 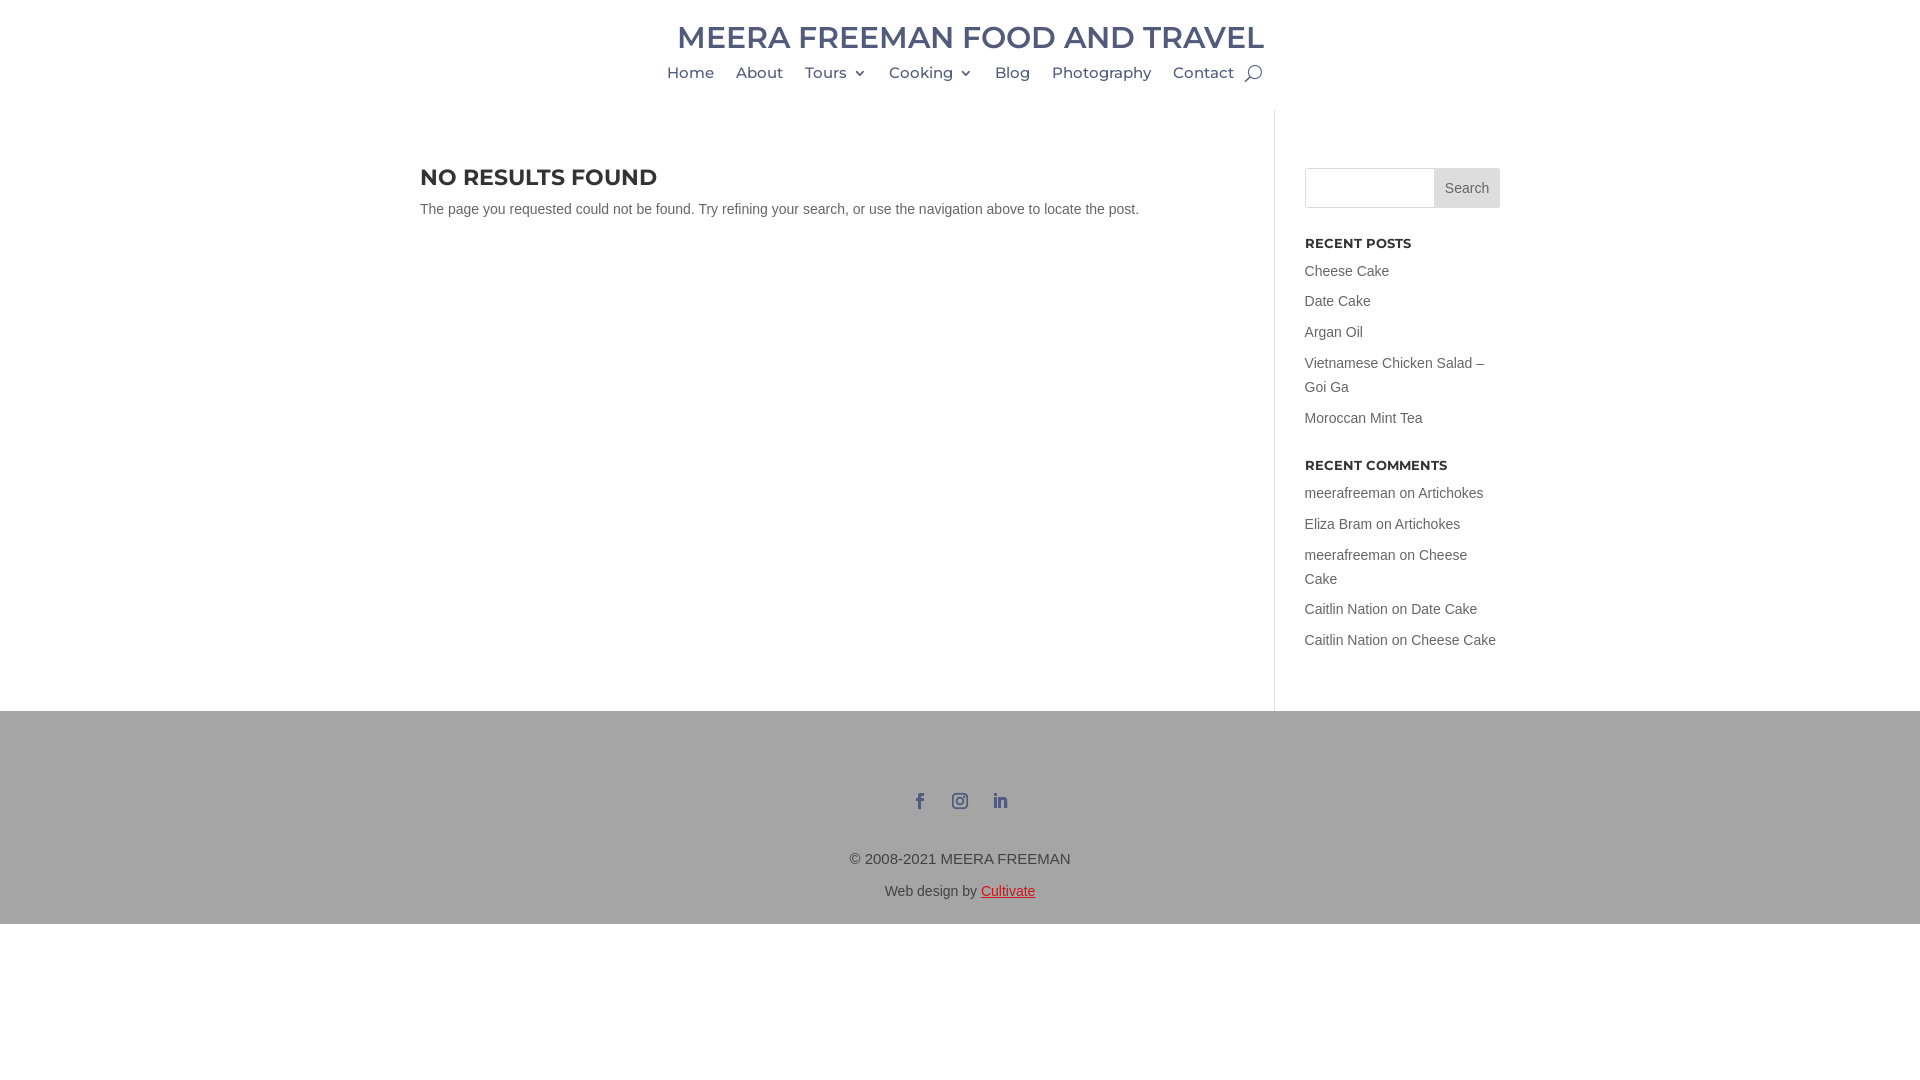 What do you see at coordinates (1362, 416) in the screenshot?
I see `'Moroccan Mint Tea'` at bounding box center [1362, 416].